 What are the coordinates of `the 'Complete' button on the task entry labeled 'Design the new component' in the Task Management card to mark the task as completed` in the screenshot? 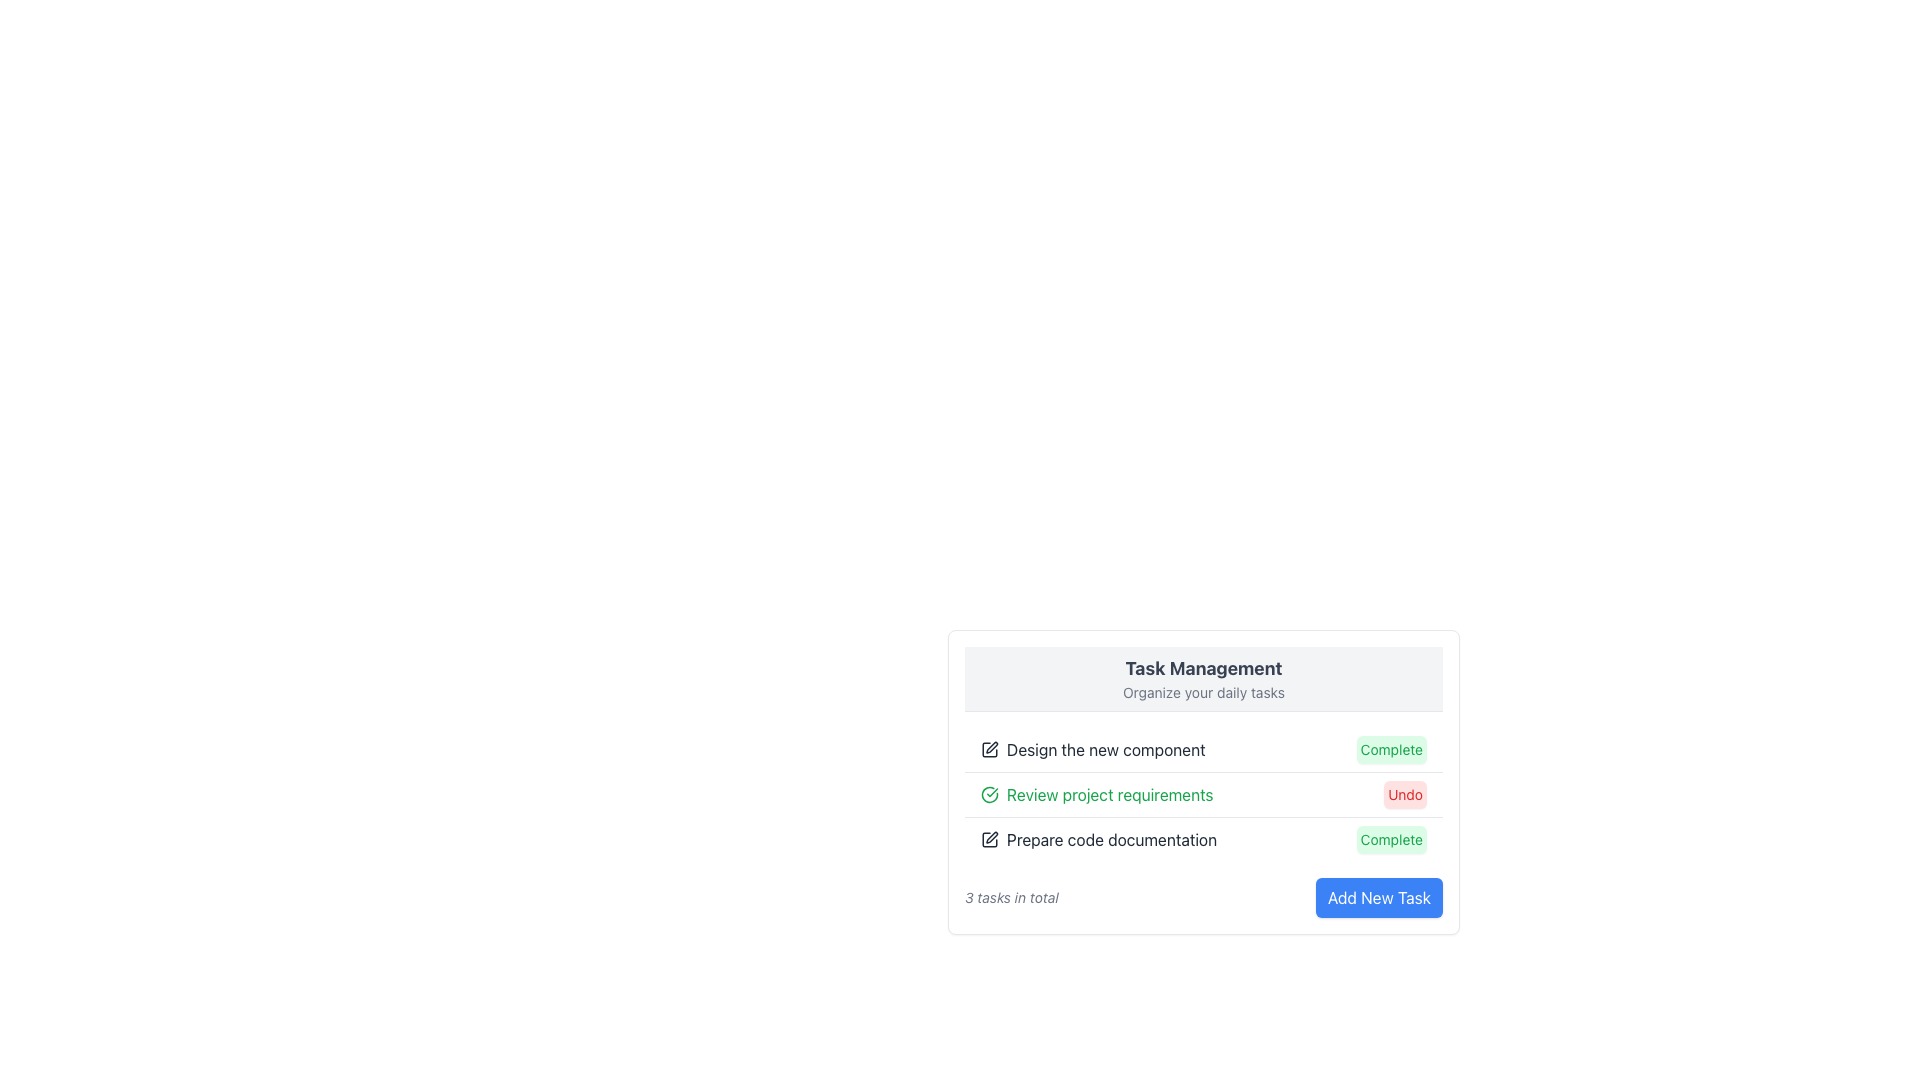 It's located at (1203, 749).